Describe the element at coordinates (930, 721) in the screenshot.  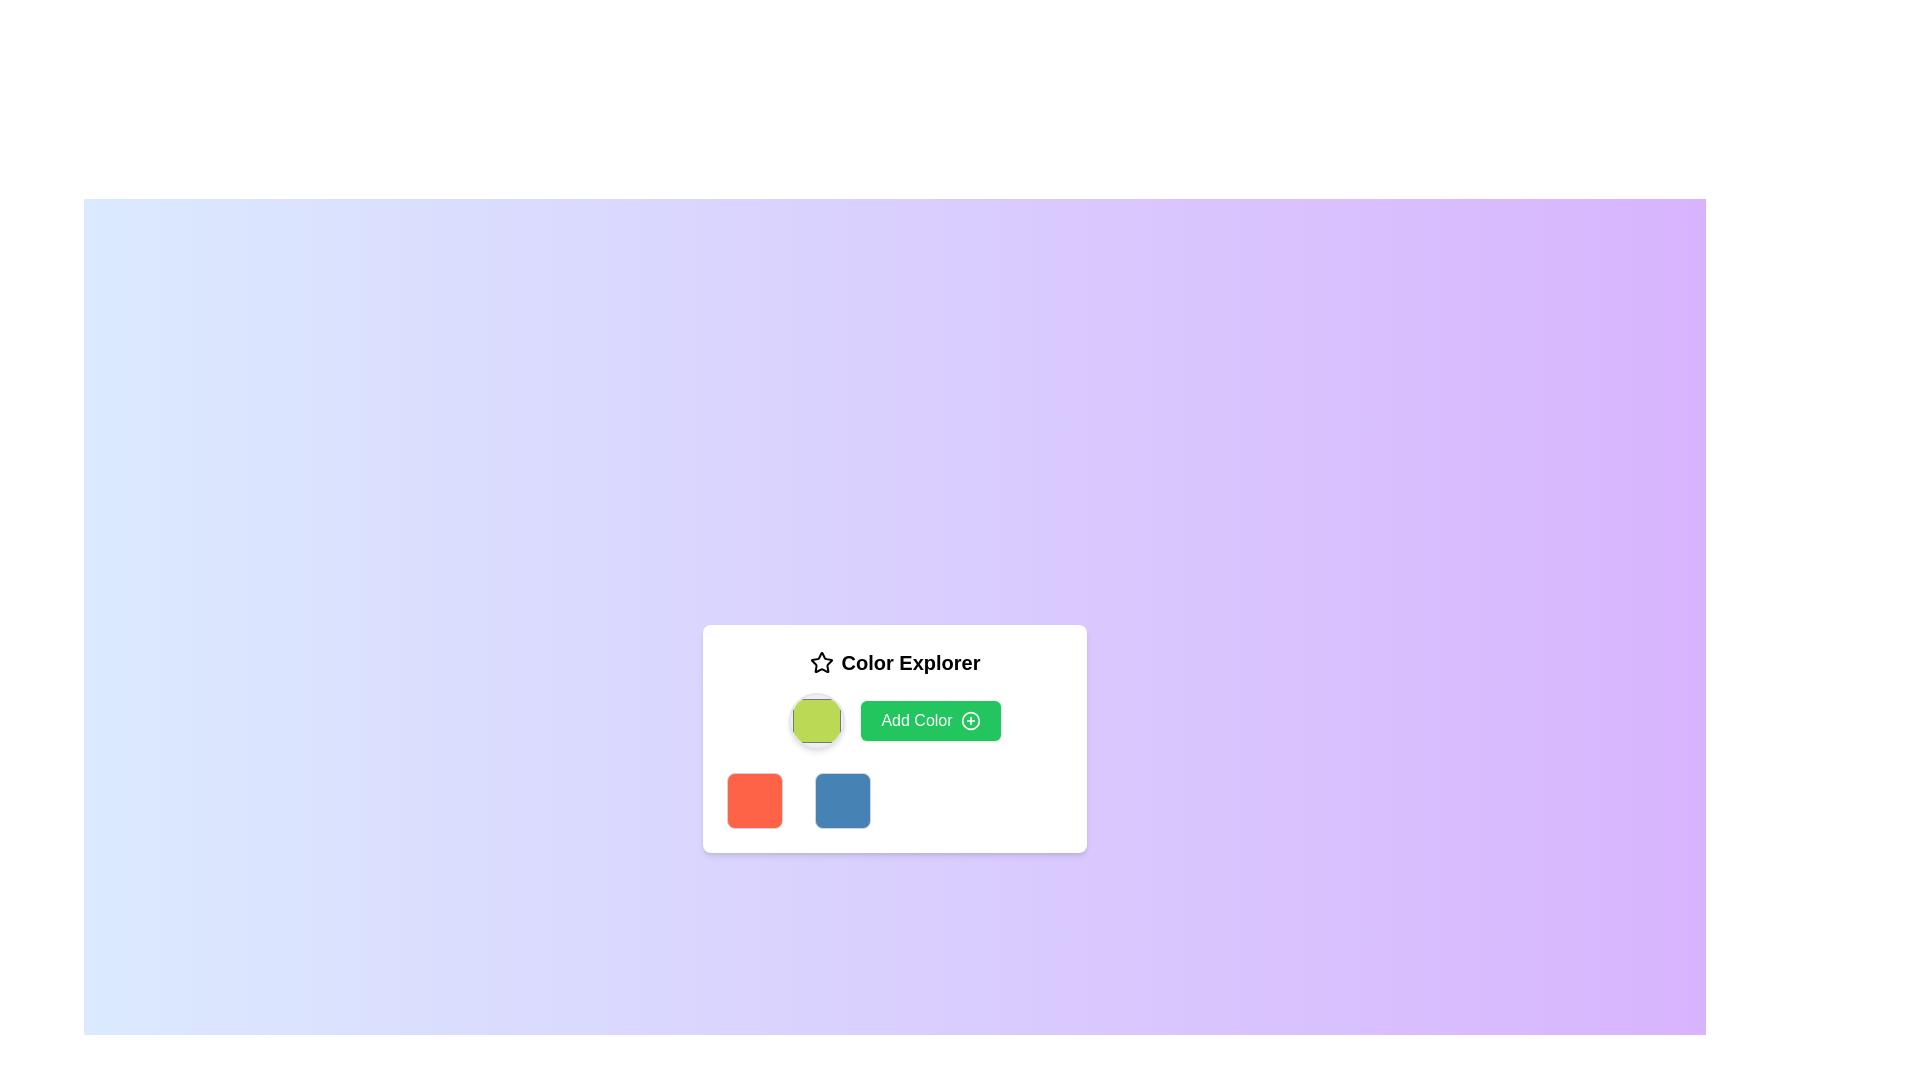
I see `the 'Add Color' button` at that location.